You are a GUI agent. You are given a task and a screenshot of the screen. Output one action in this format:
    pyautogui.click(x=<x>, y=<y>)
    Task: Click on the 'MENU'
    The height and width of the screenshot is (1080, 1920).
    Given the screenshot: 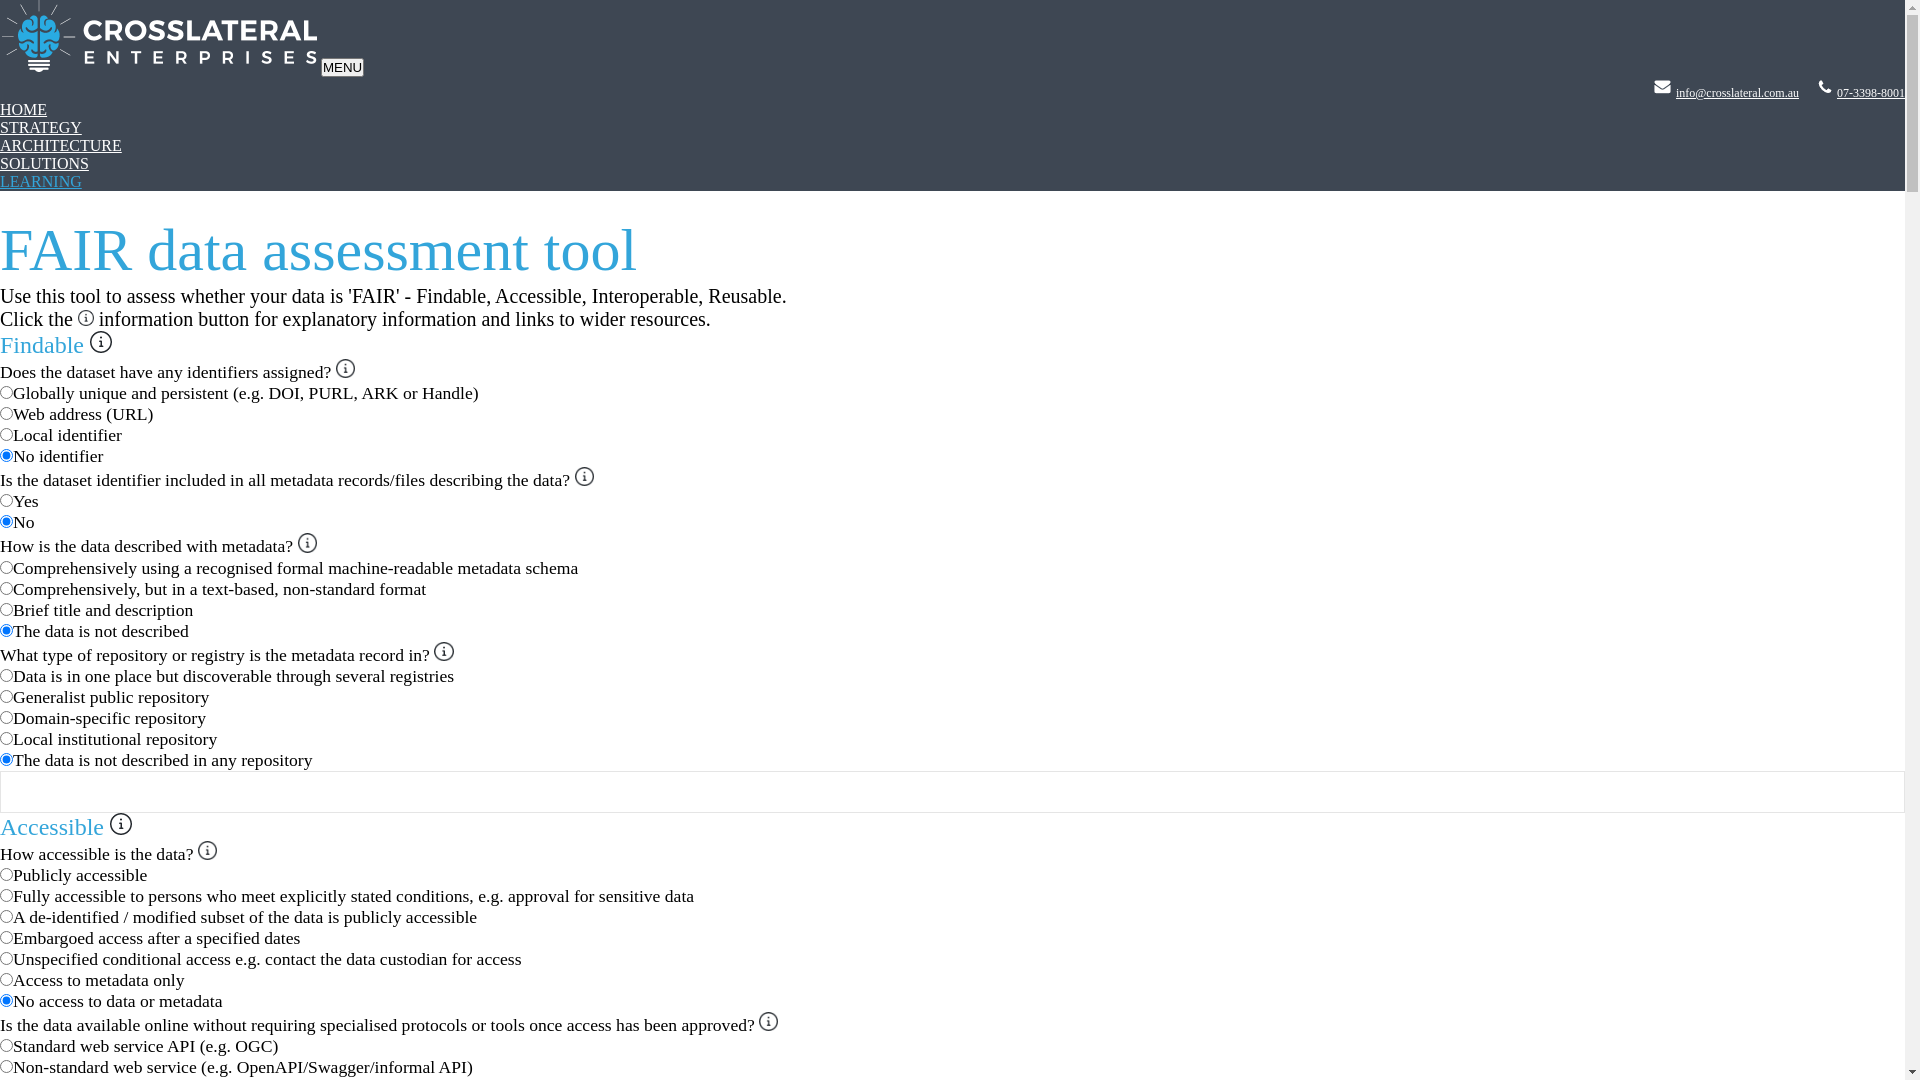 What is the action you would take?
    pyautogui.click(x=342, y=66)
    